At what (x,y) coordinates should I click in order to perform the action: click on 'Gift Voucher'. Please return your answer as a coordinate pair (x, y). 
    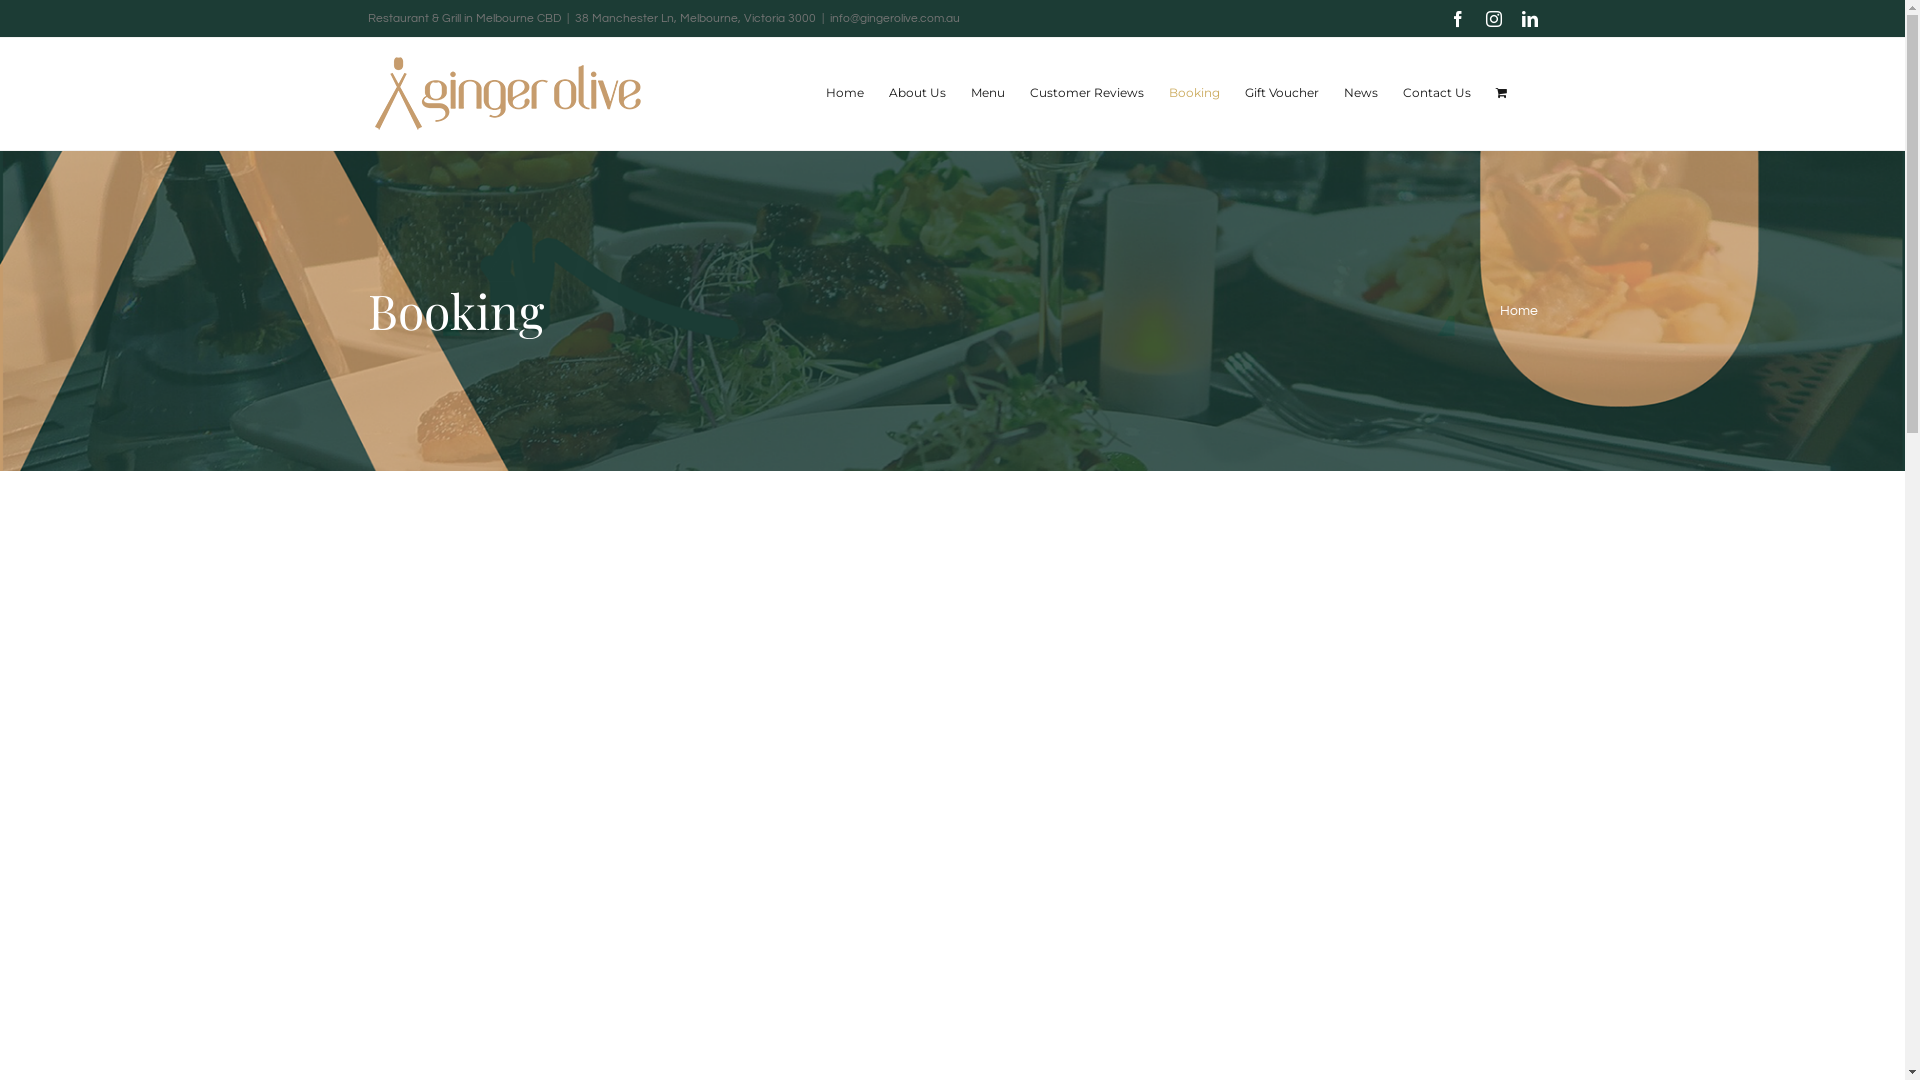
    Looking at the image, I should click on (1281, 92).